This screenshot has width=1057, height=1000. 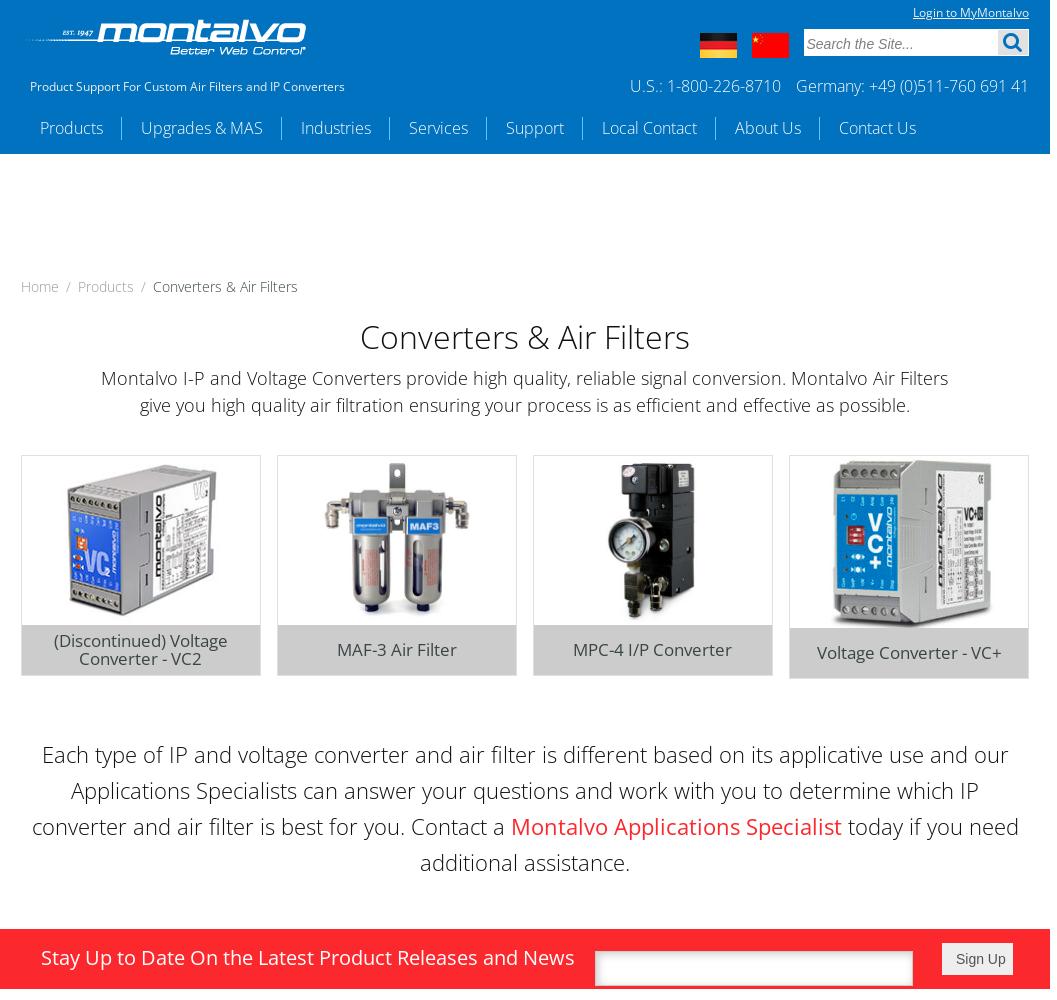 What do you see at coordinates (648, 85) in the screenshot?
I see `'U.S.:'` at bounding box center [648, 85].